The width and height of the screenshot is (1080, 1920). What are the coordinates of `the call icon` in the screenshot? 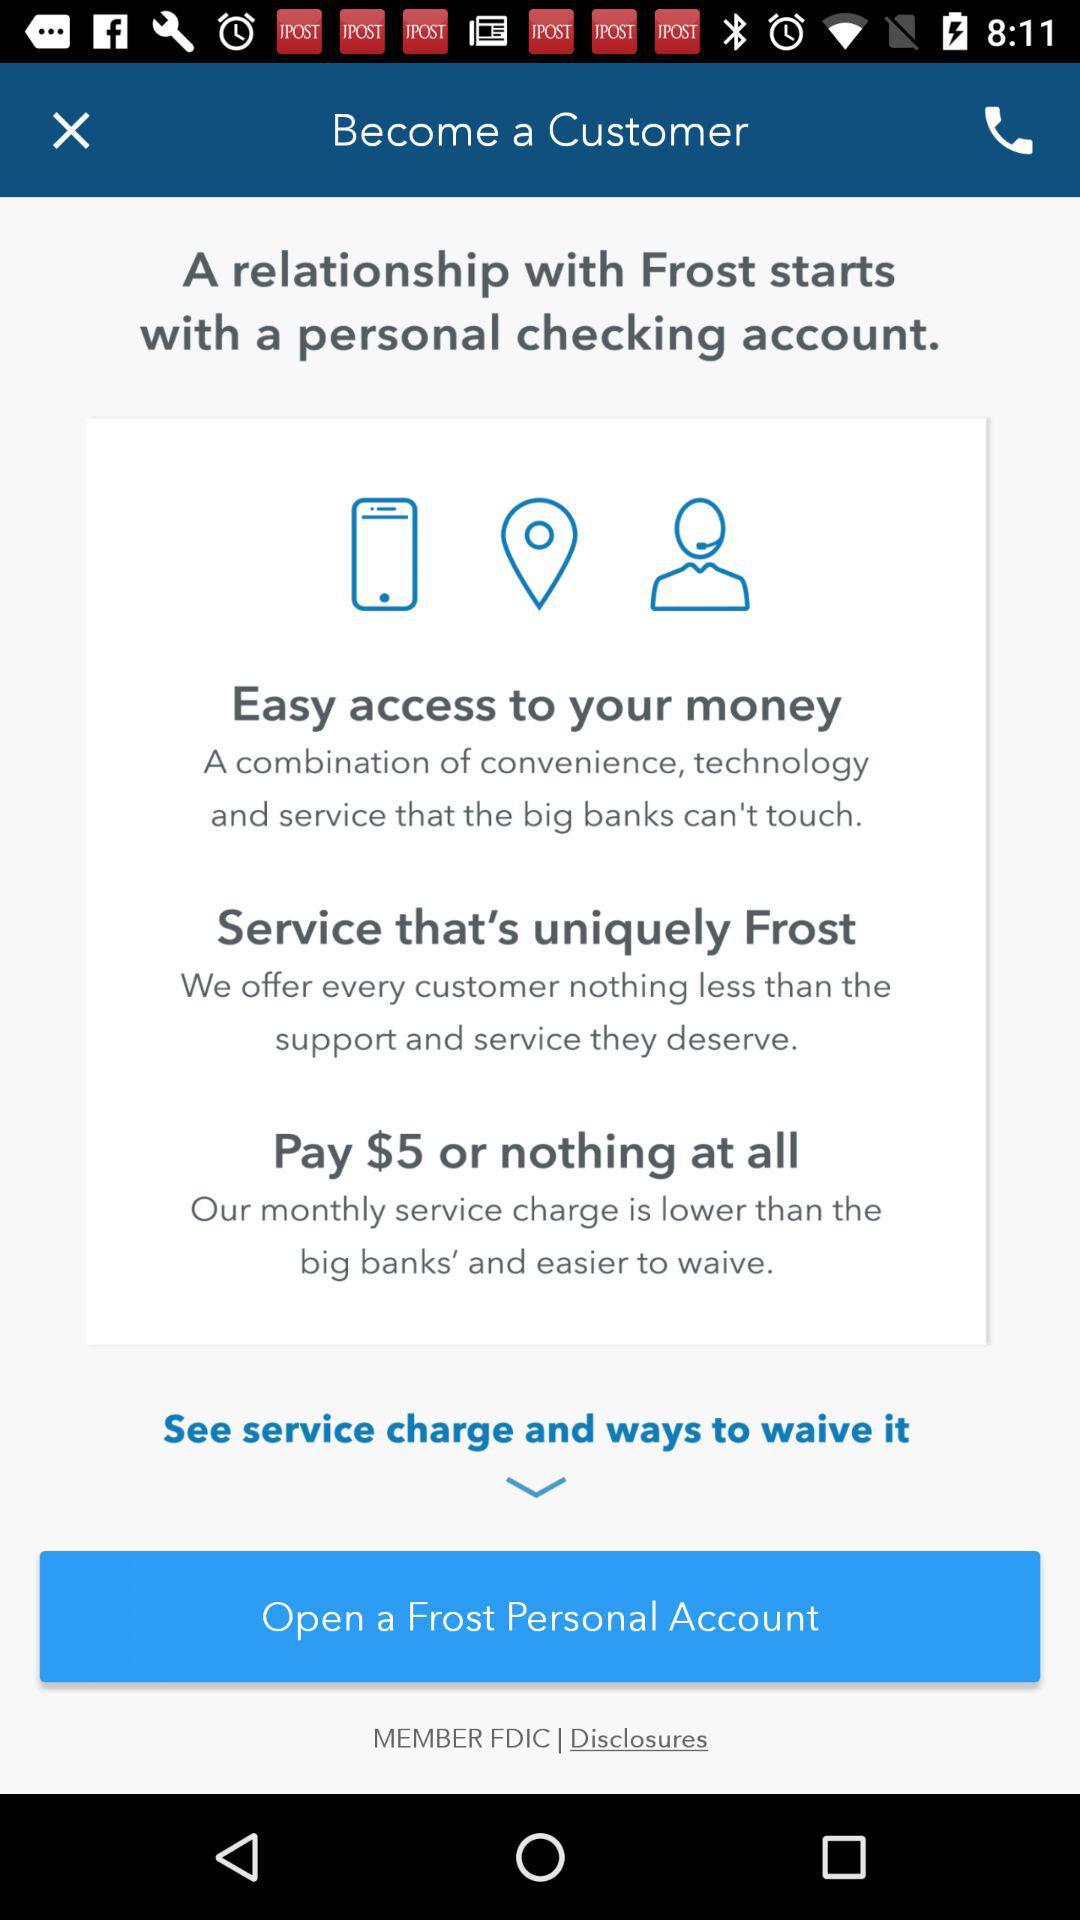 It's located at (1008, 129).